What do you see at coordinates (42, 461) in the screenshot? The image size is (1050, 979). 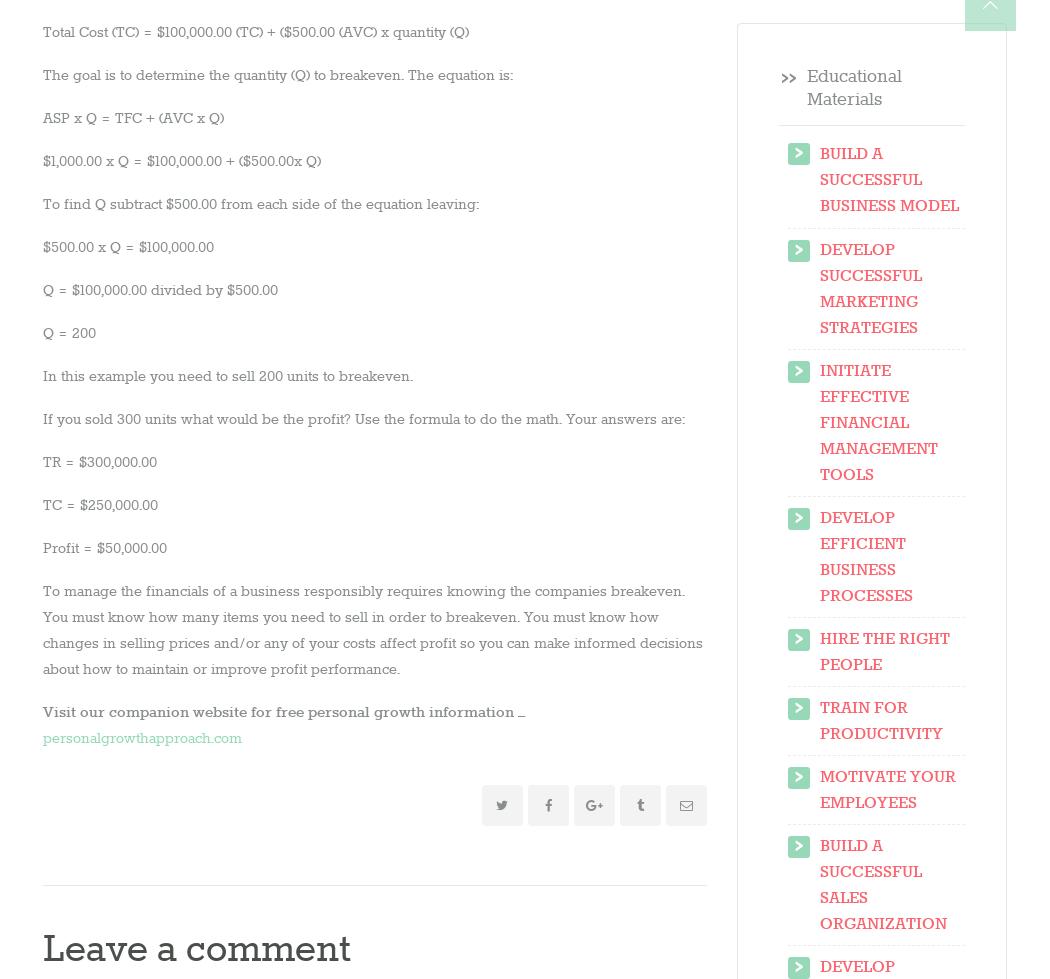 I see `'TR = $300,000.00'` at bounding box center [42, 461].